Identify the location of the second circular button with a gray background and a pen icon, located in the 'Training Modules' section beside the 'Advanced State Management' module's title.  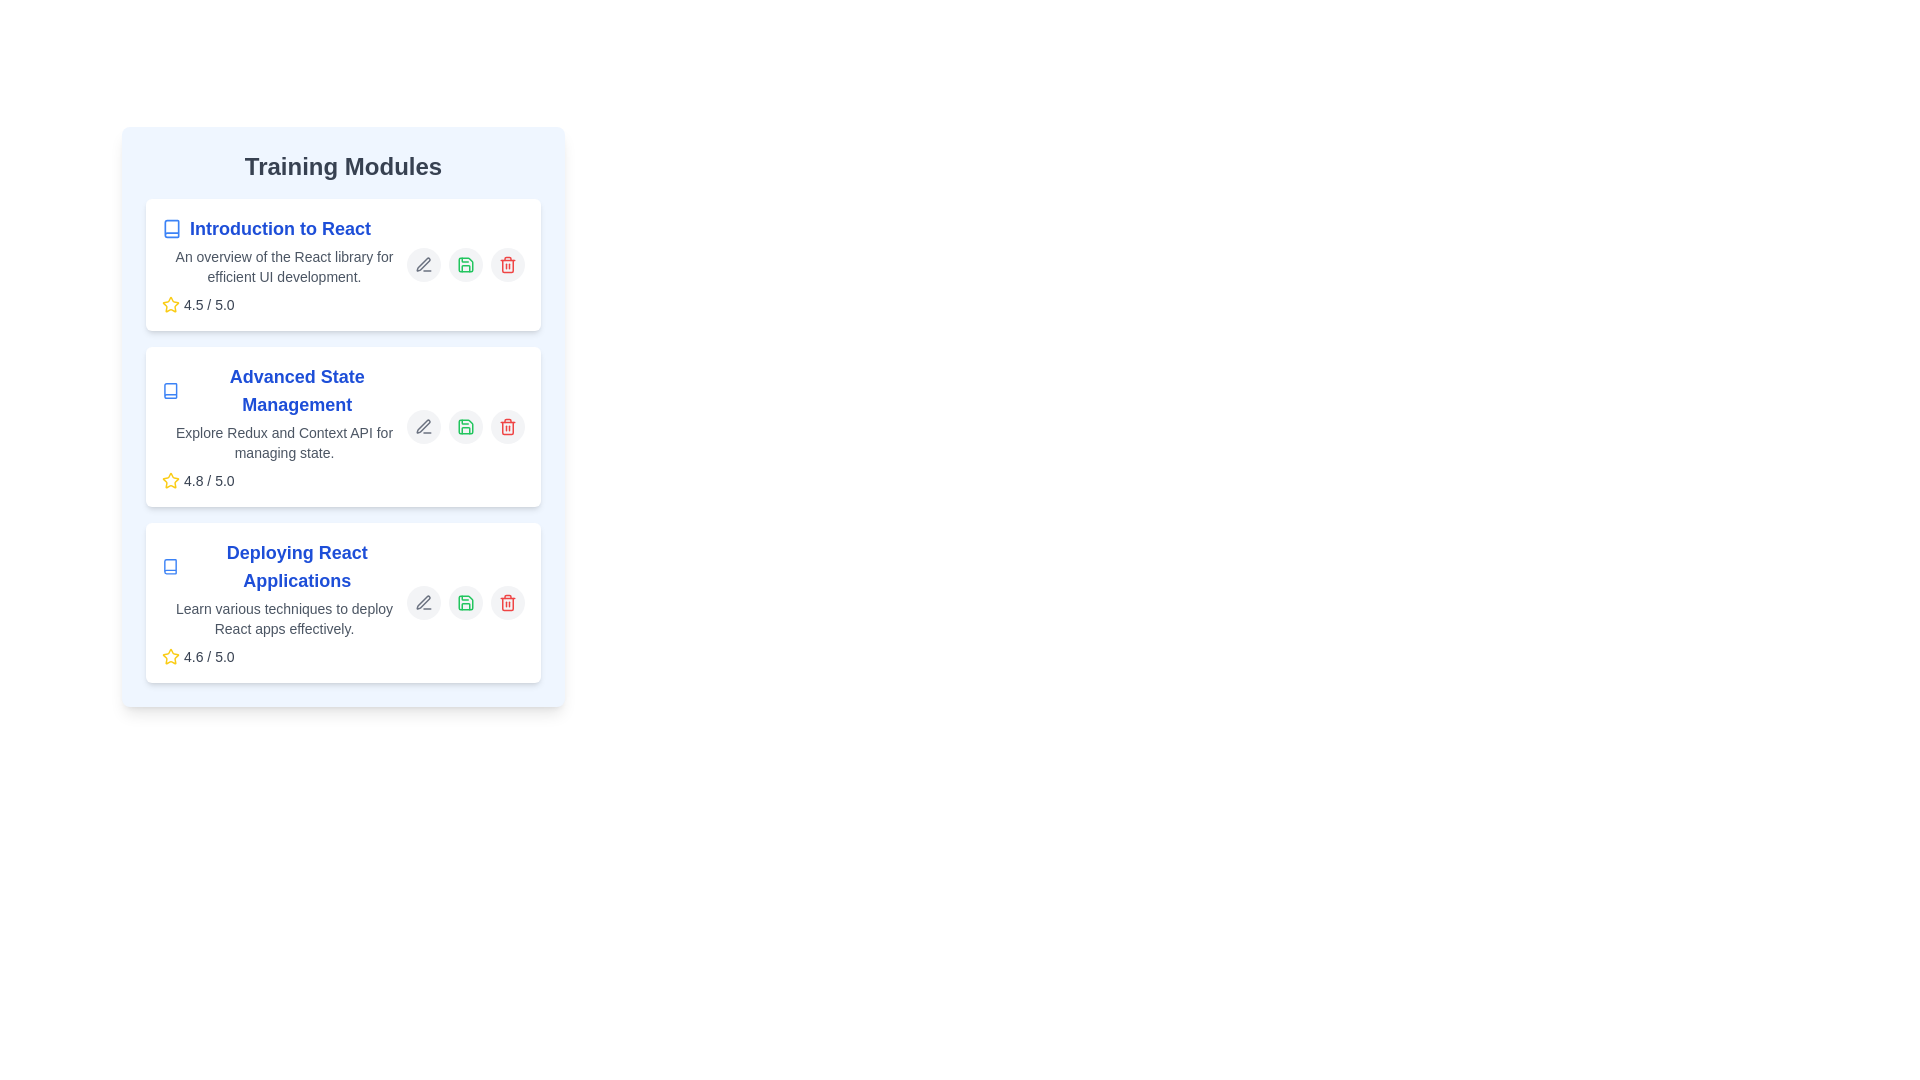
(422, 426).